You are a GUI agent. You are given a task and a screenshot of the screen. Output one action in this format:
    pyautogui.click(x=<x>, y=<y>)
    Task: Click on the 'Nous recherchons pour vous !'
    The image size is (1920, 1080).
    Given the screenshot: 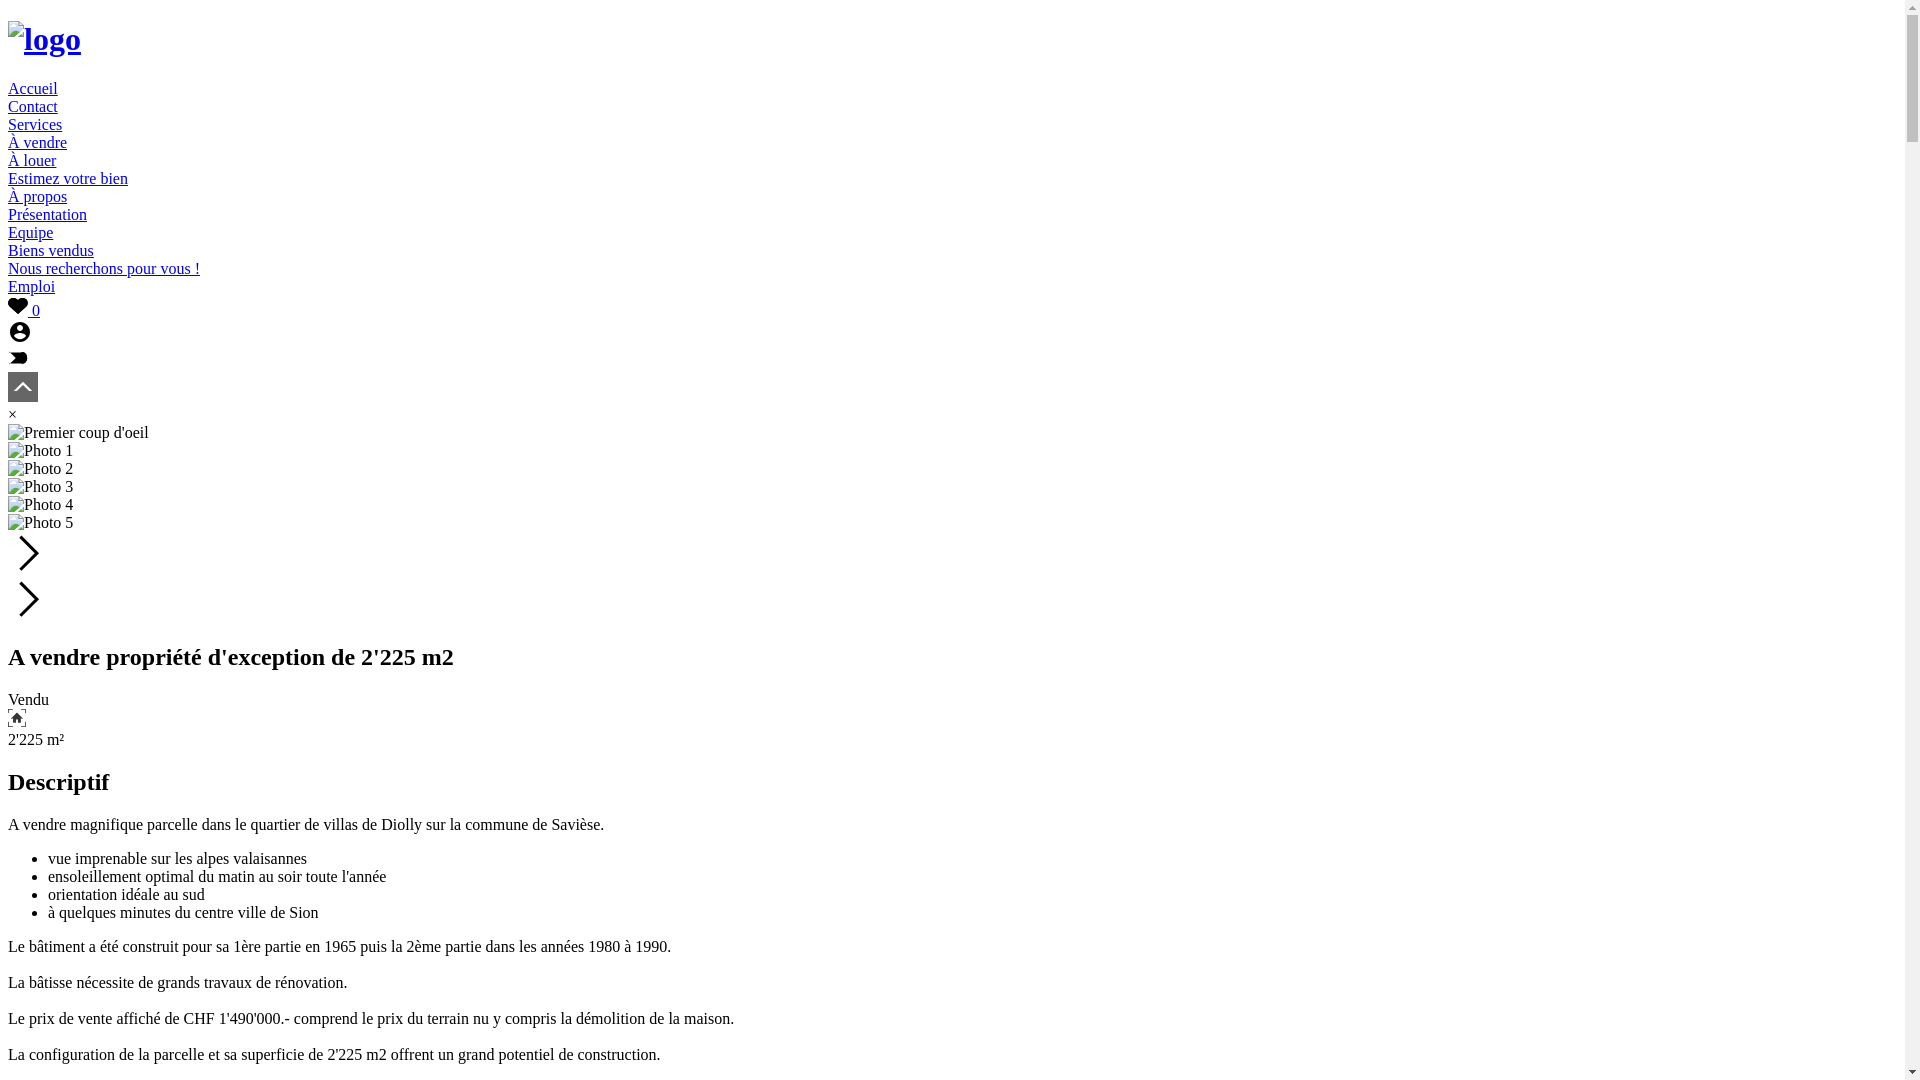 What is the action you would take?
    pyautogui.click(x=103, y=267)
    